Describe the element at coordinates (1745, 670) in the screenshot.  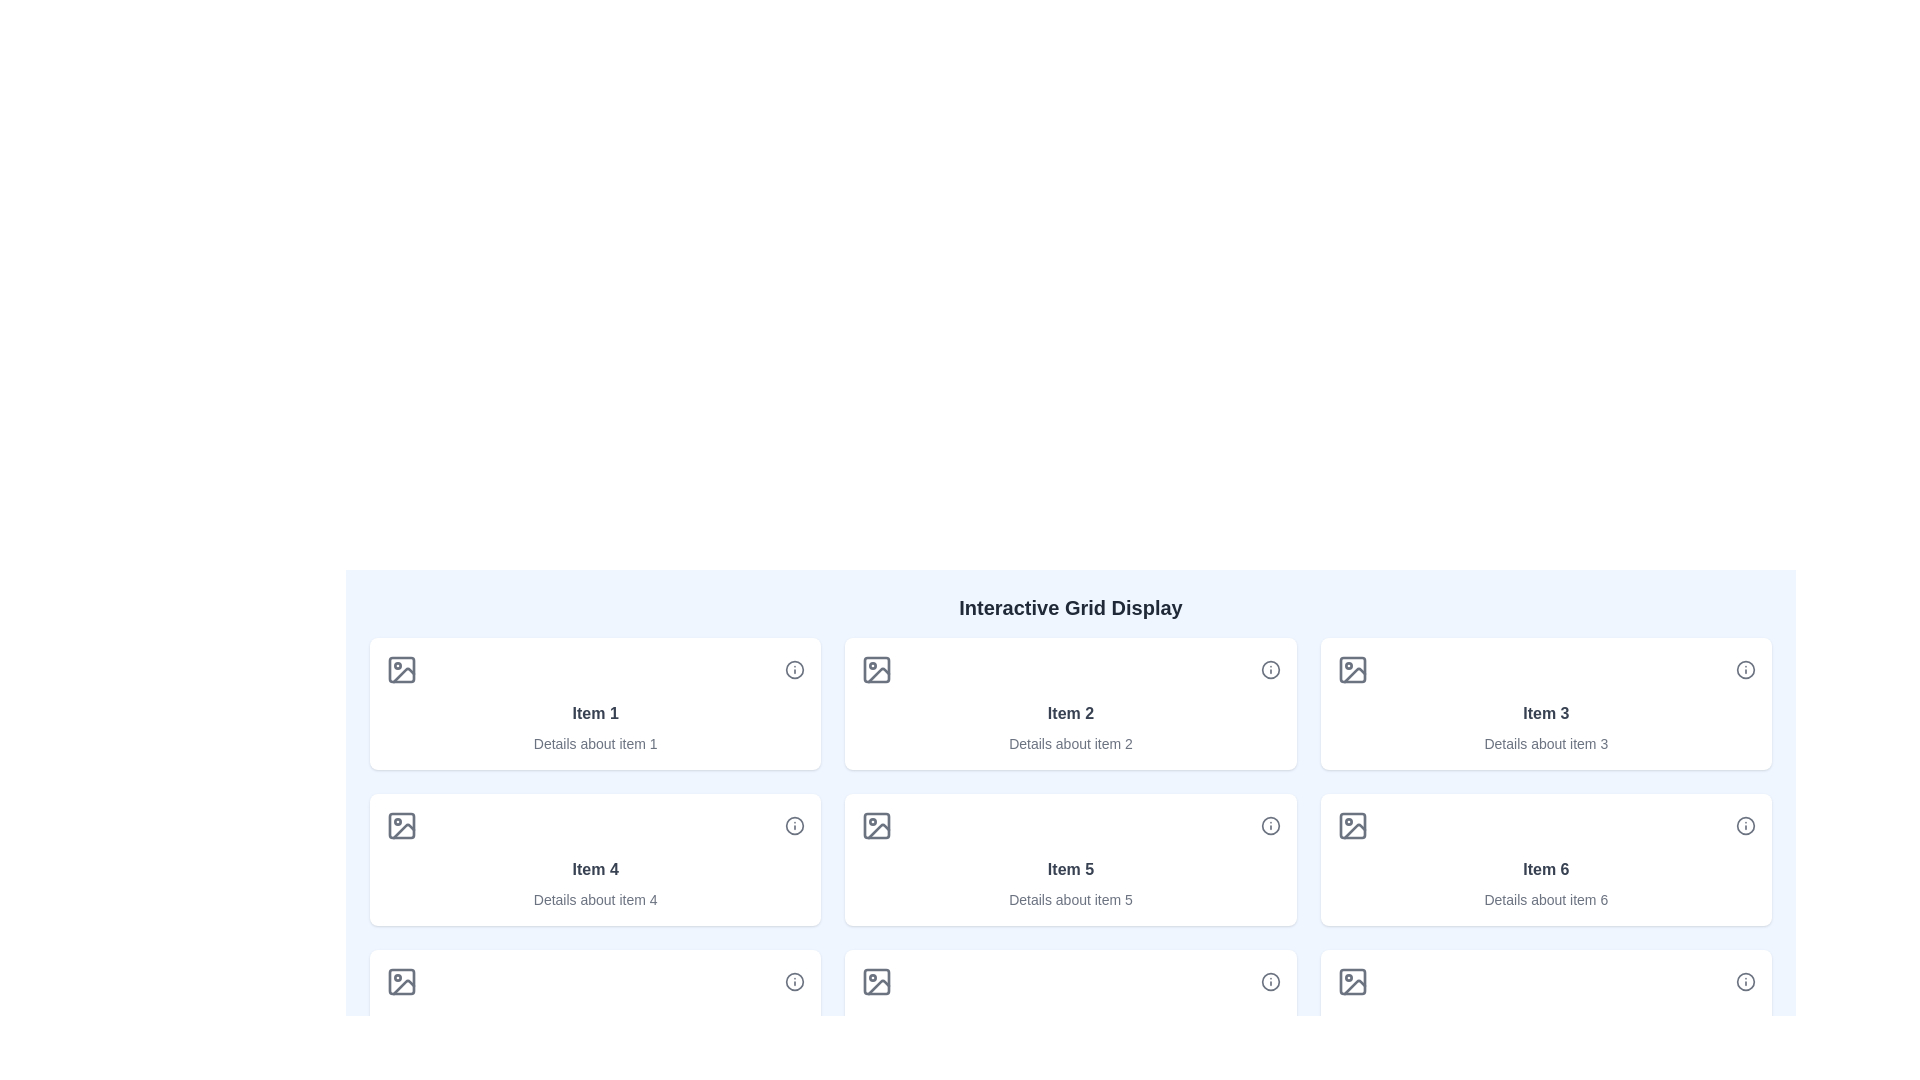
I see `the main circular SVG graphic located in the top-right corner of the 'Item 3' box within the 'Interactive Grid Display'` at that location.